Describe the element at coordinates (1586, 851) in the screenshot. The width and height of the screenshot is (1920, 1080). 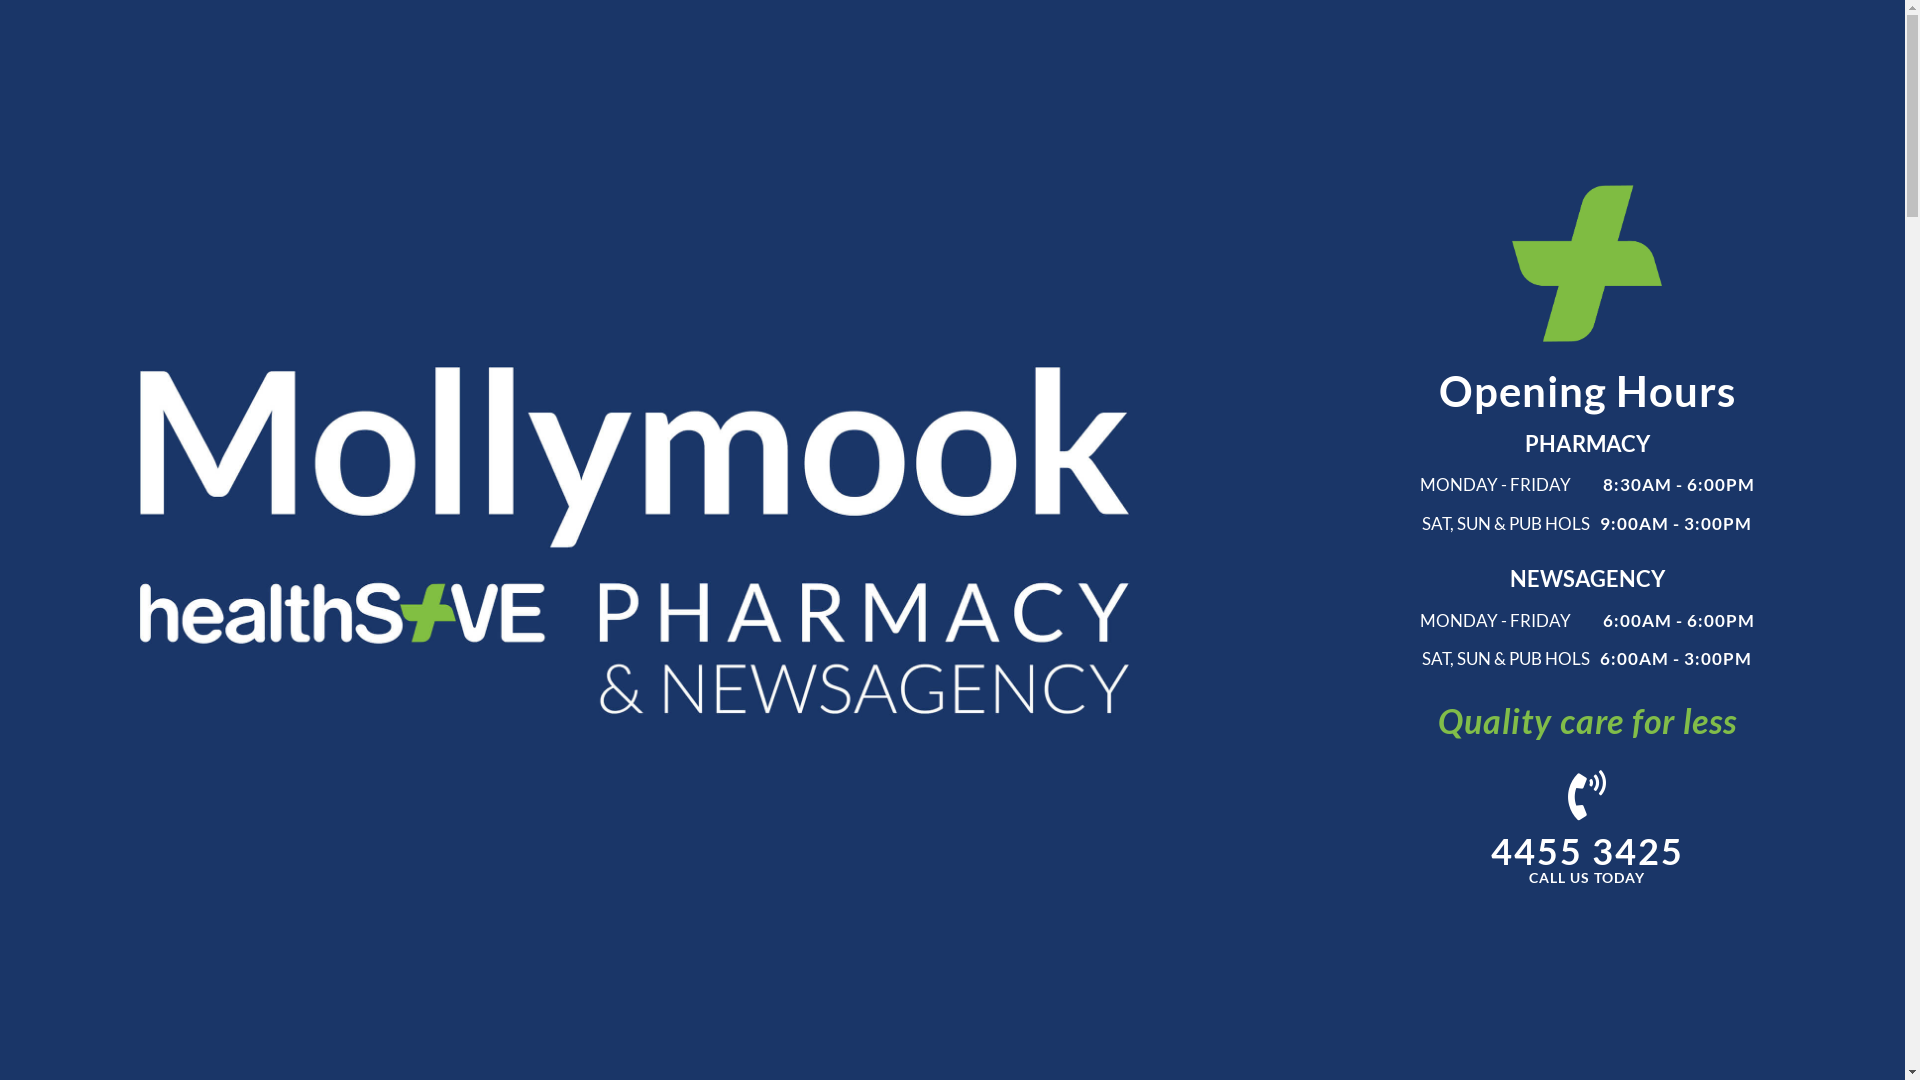
I see `'4455 3425'` at that location.